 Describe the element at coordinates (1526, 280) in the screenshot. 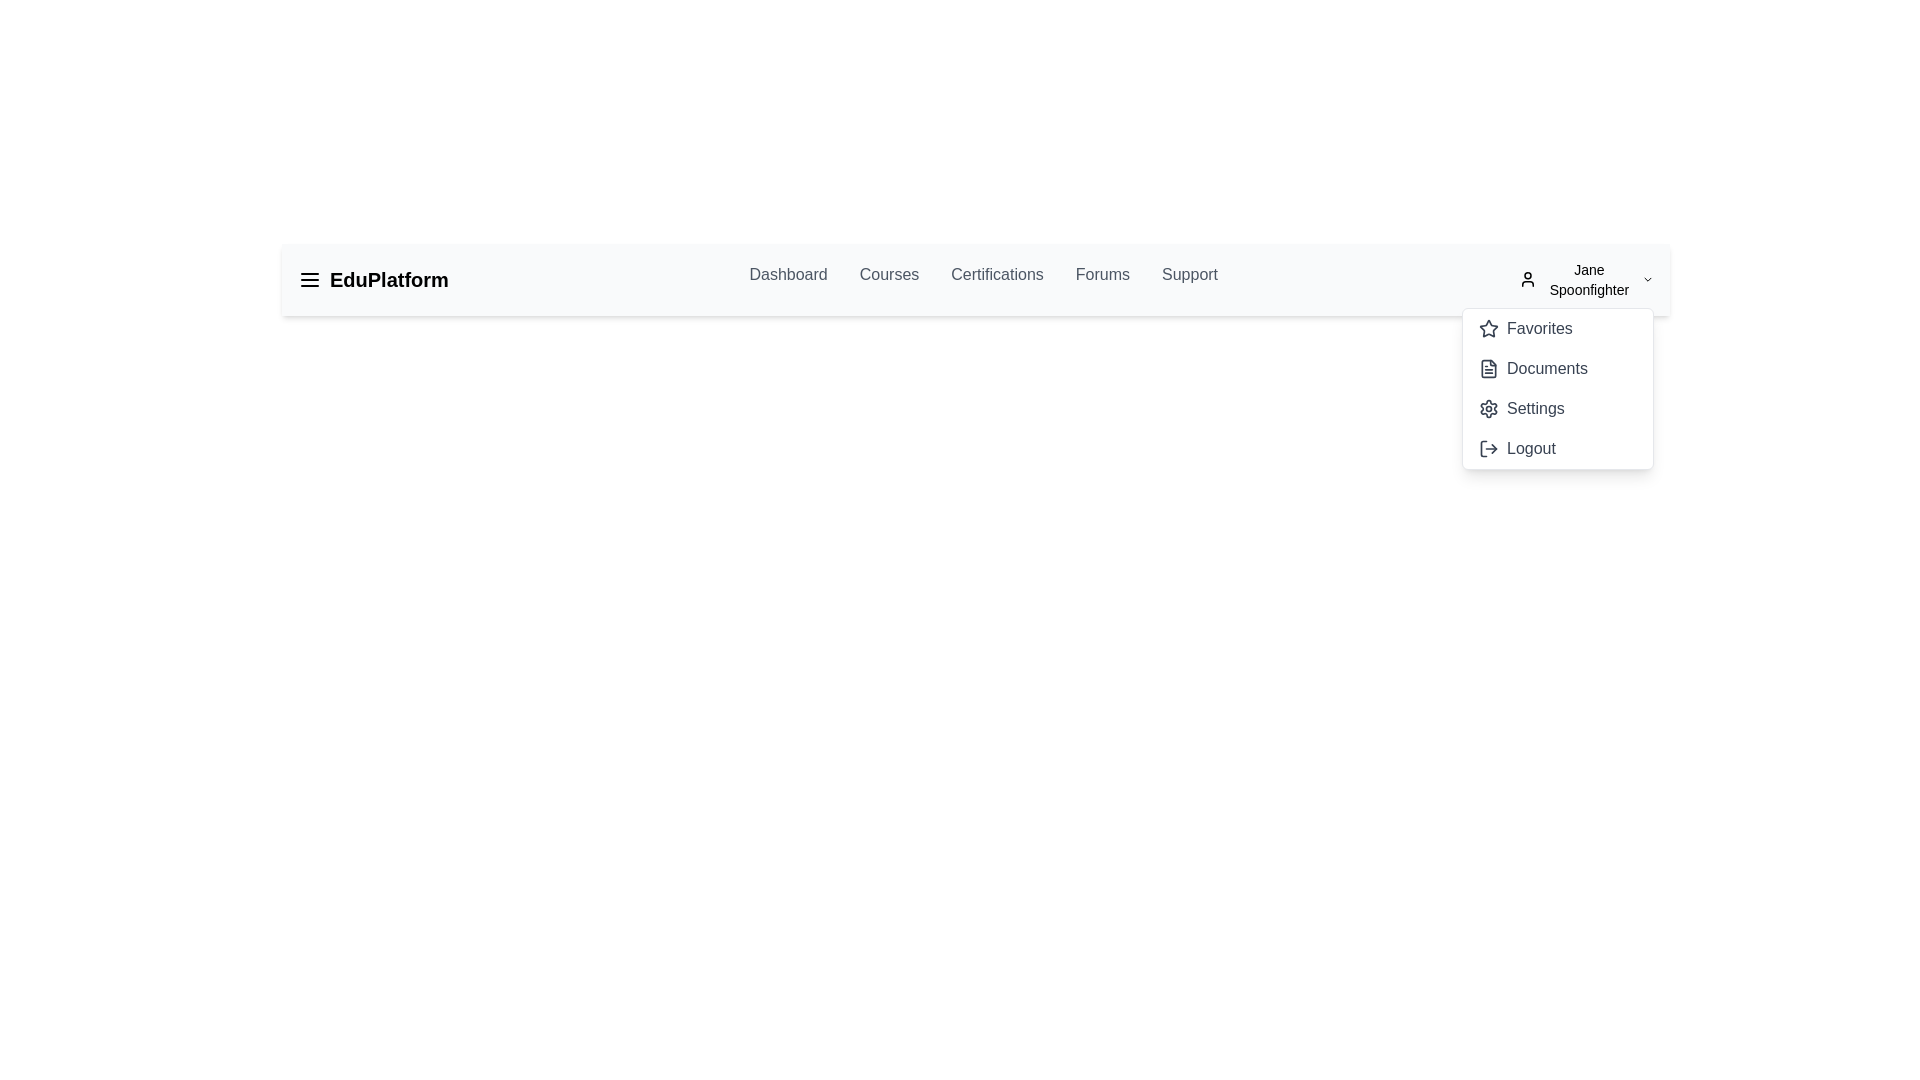

I see `the user profile icon located on the top-right side of the interface, part of the navigation bar, which represents user-related actions such as profile settings or logout options` at that location.